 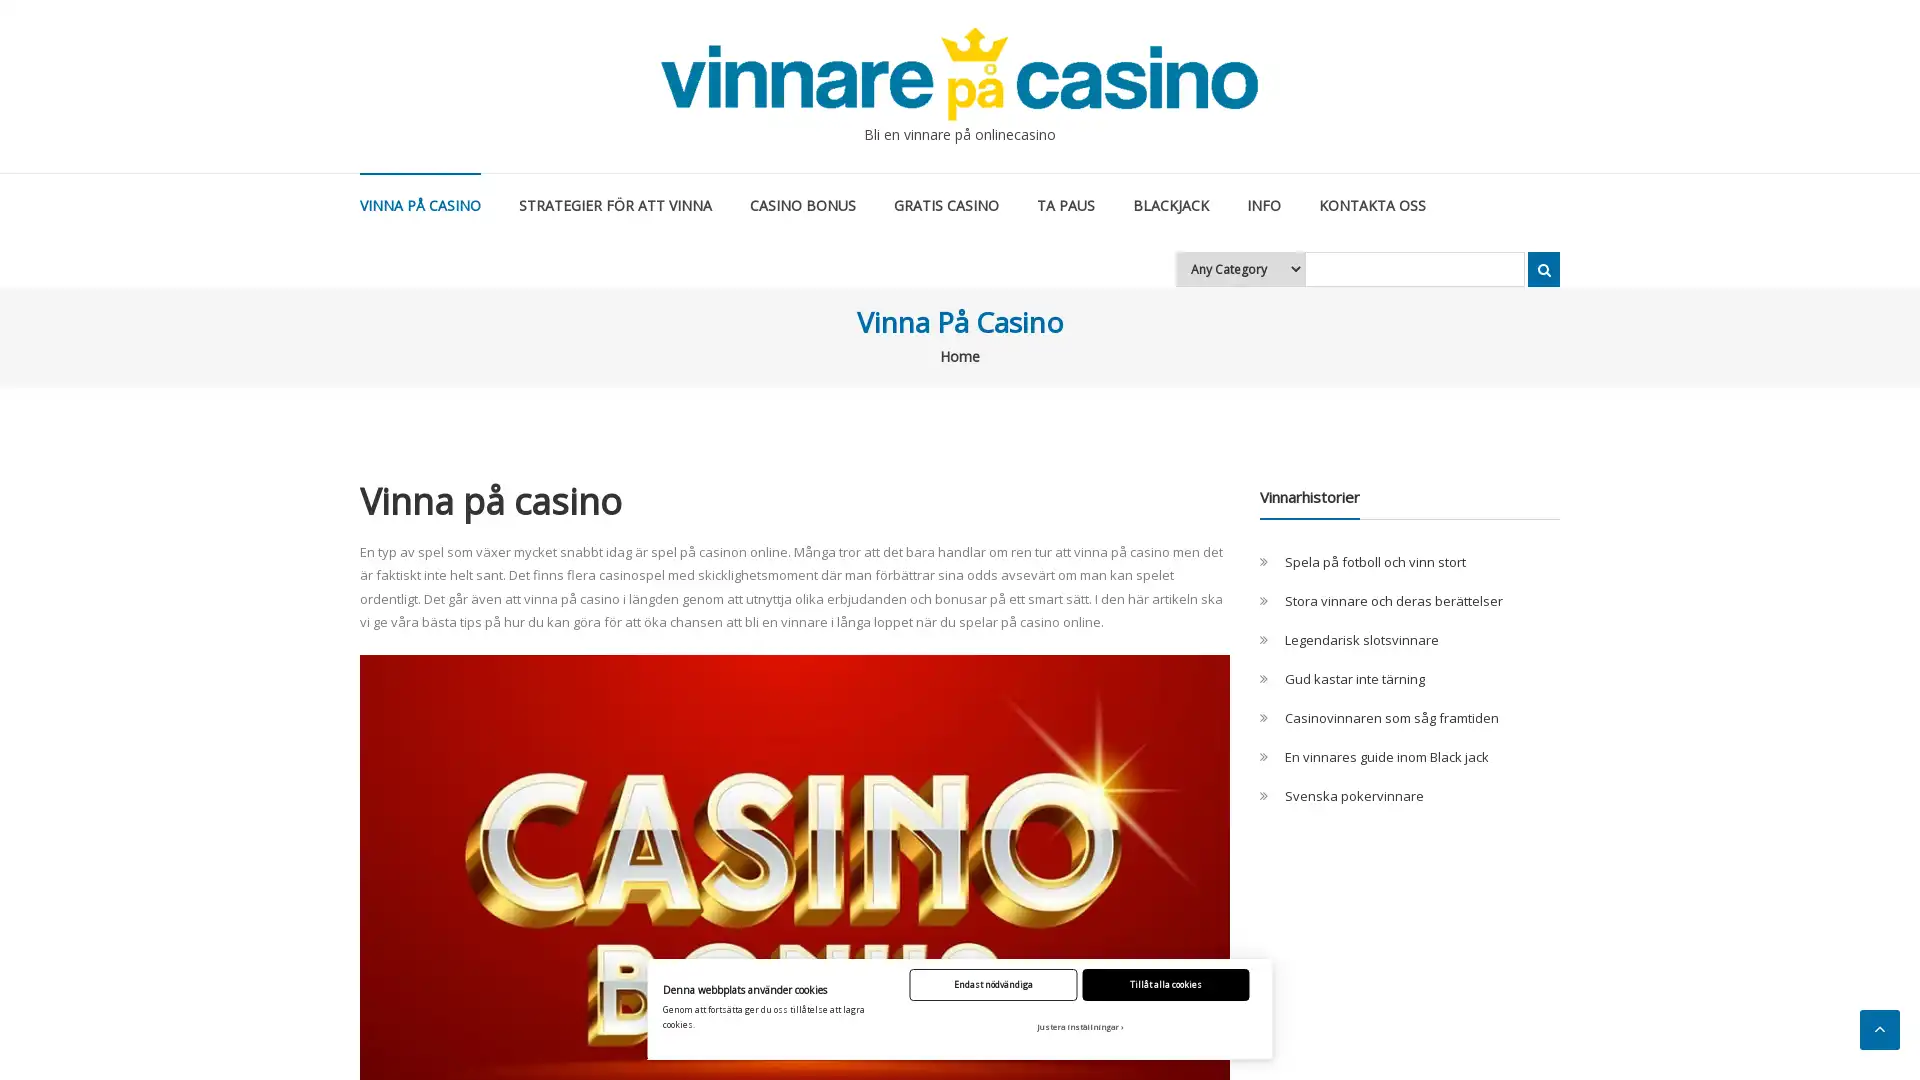 What do you see at coordinates (1078, 1027) in the screenshot?
I see `Justera installningar` at bounding box center [1078, 1027].